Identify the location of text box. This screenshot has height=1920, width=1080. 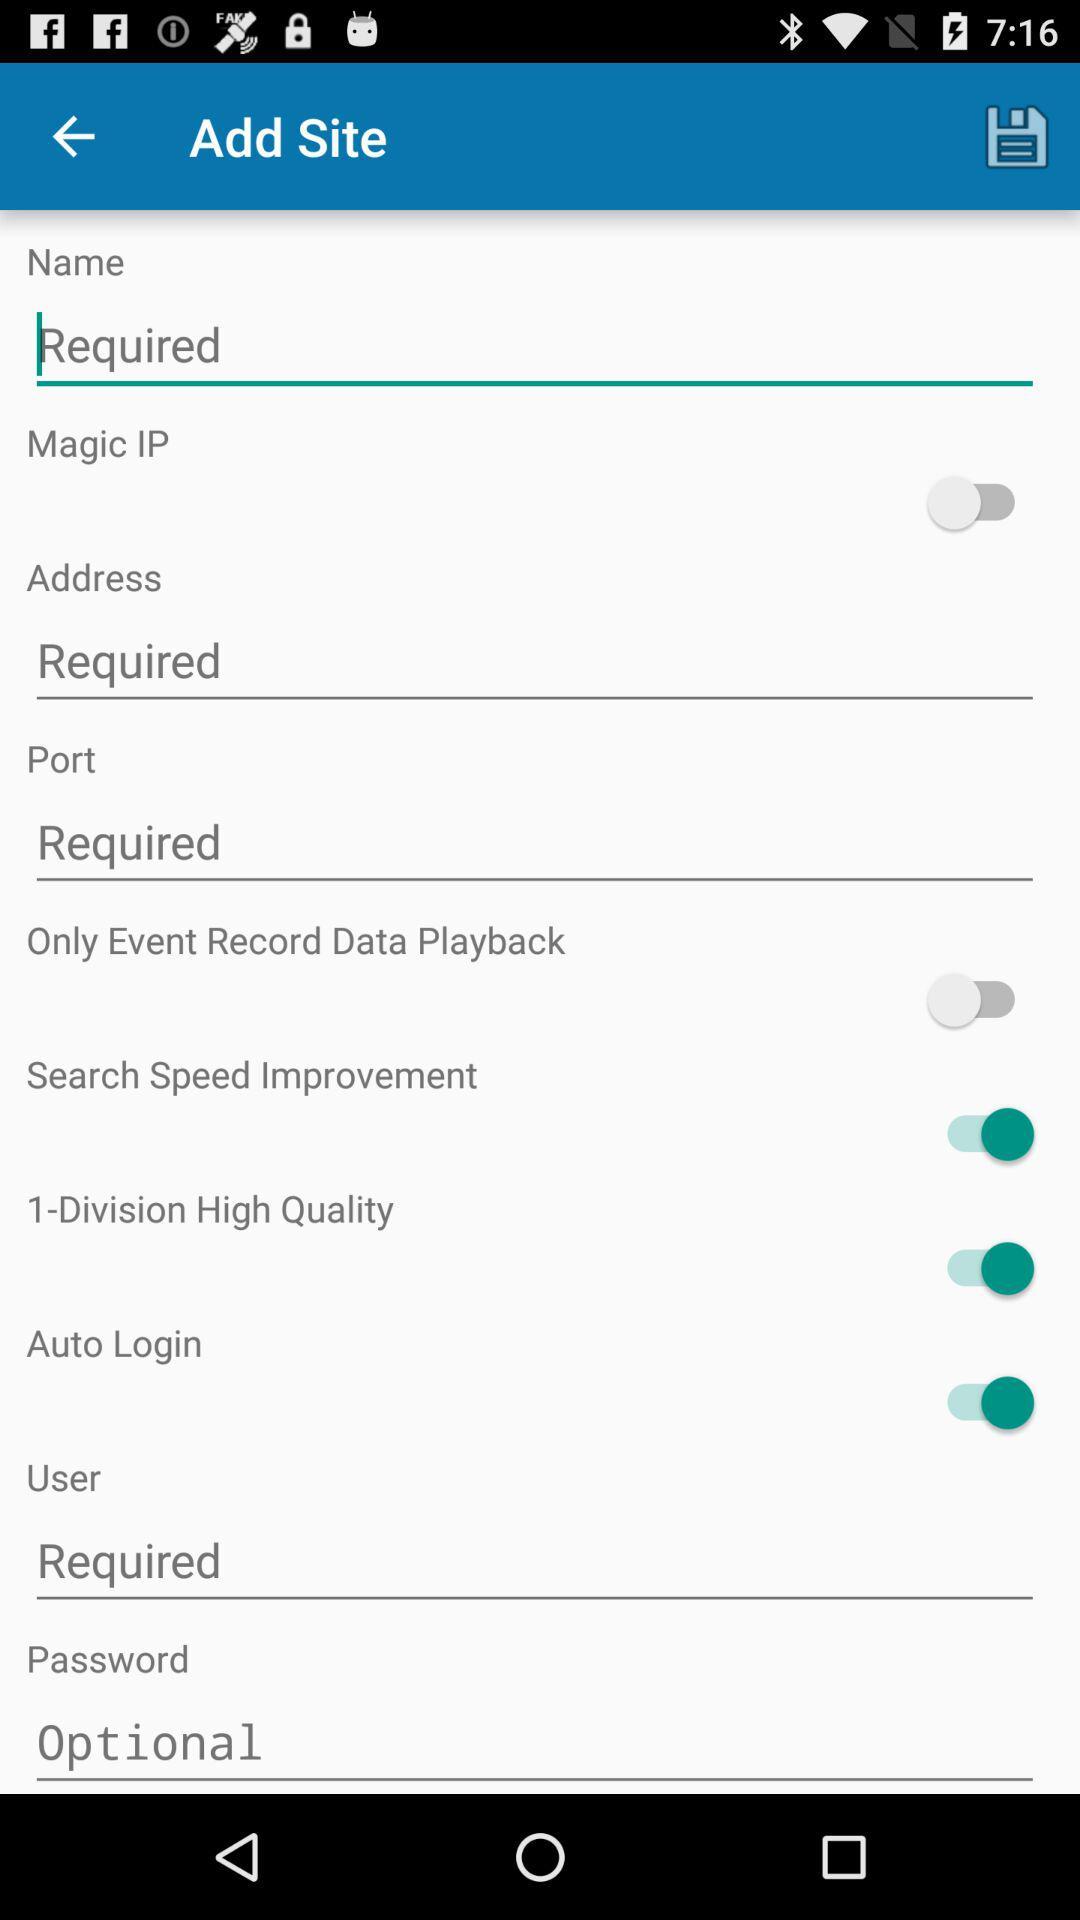
(533, 345).